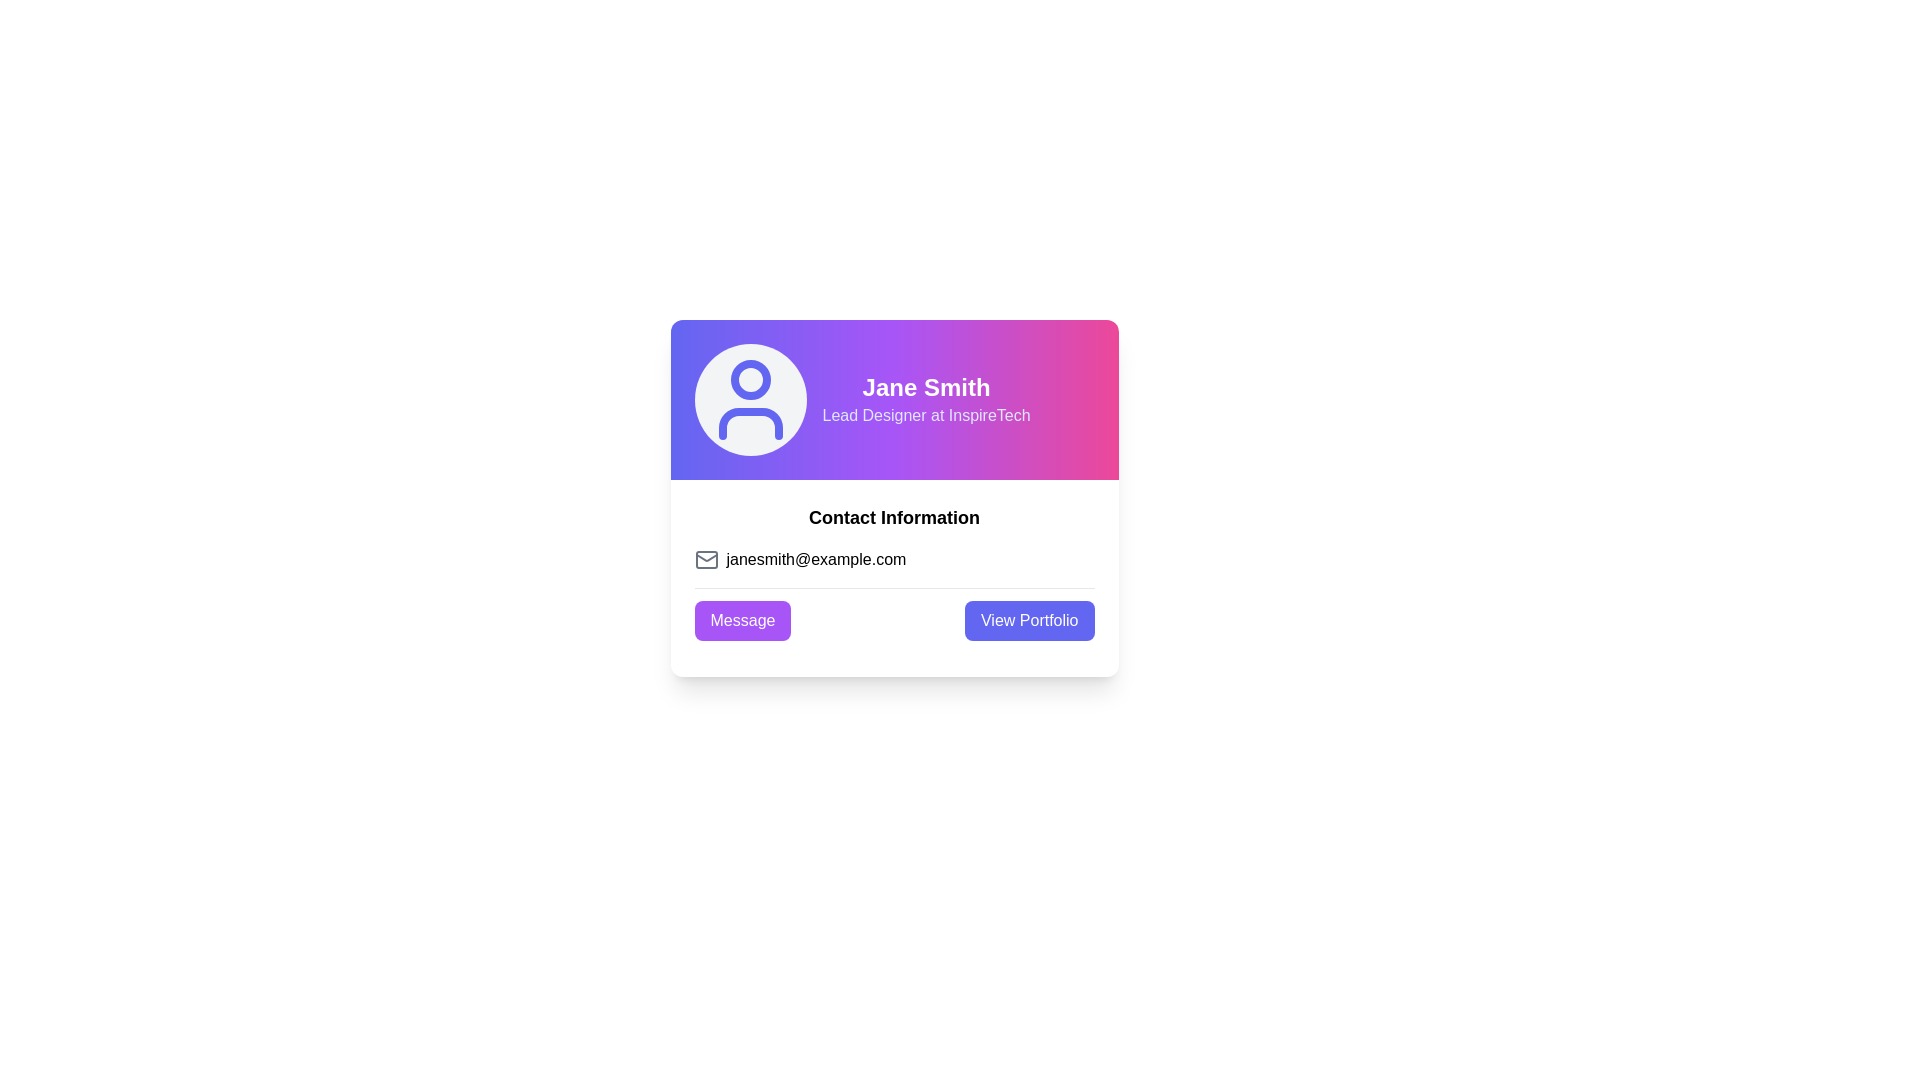 The height and width of the screenshot is (1080, 1920). I want to click on the profile display area for user 'Jane Smith', which includes the title 'Lead Designer at InspireTech', to potentially display additional details, so click(893, 400).